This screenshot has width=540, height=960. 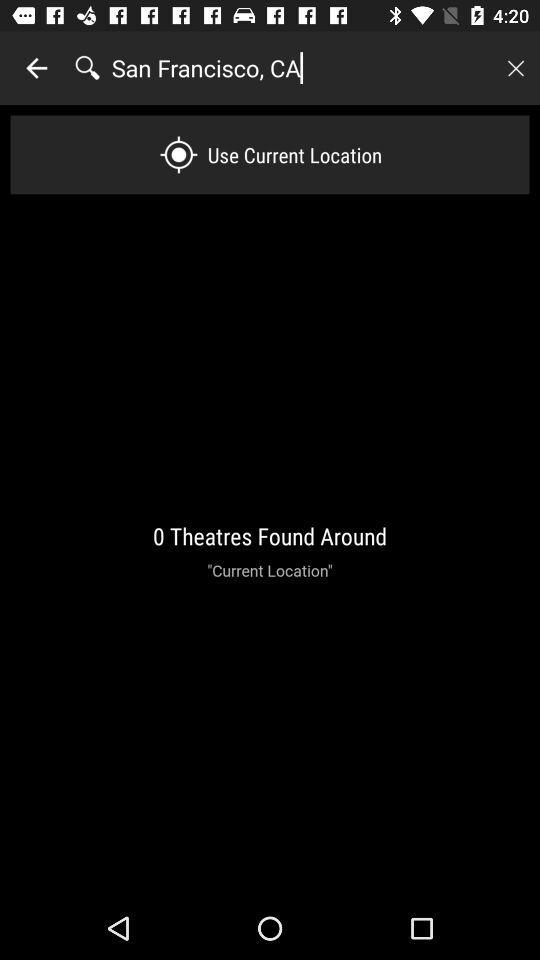 What do you see at coordinates (36, 68) in the screenshot?
I see `the item to the left of the san francisco, ca` at bounding box center [36, 68].